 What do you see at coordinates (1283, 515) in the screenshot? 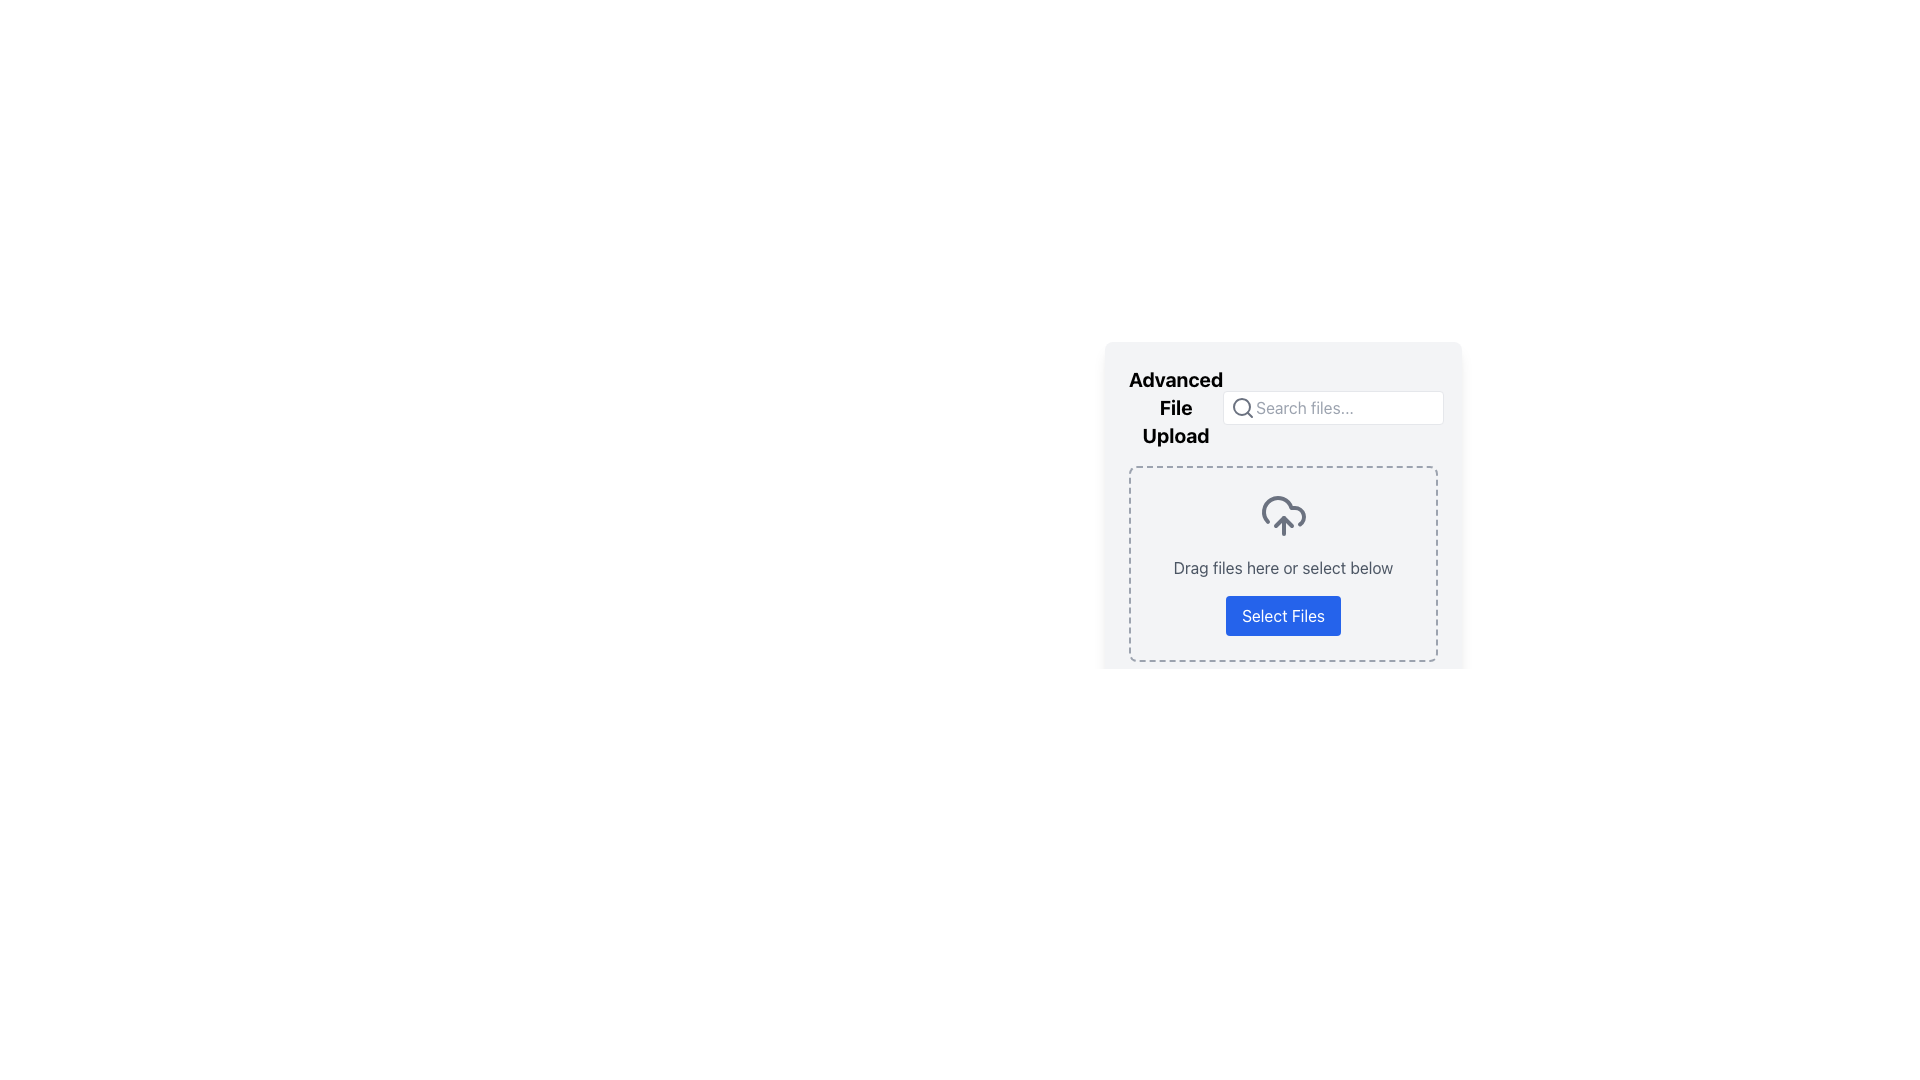
I see `the upload icon represented by a cloud and upward arrow, located inside the dashed border box above the 'Drag files here or select below' text and the blue 'Select Files' button` at bounding box center [1283, 515].